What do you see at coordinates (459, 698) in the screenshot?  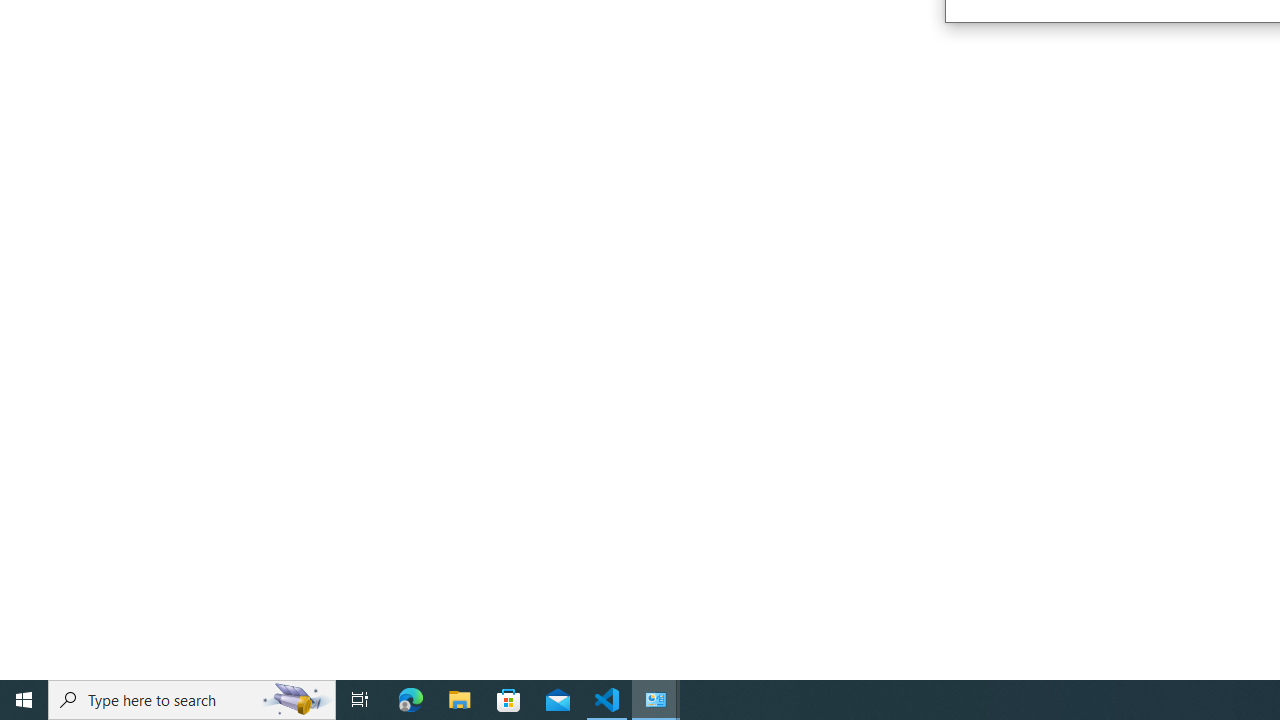 I see `'File Explorer'` at bounding box center [459, 698].